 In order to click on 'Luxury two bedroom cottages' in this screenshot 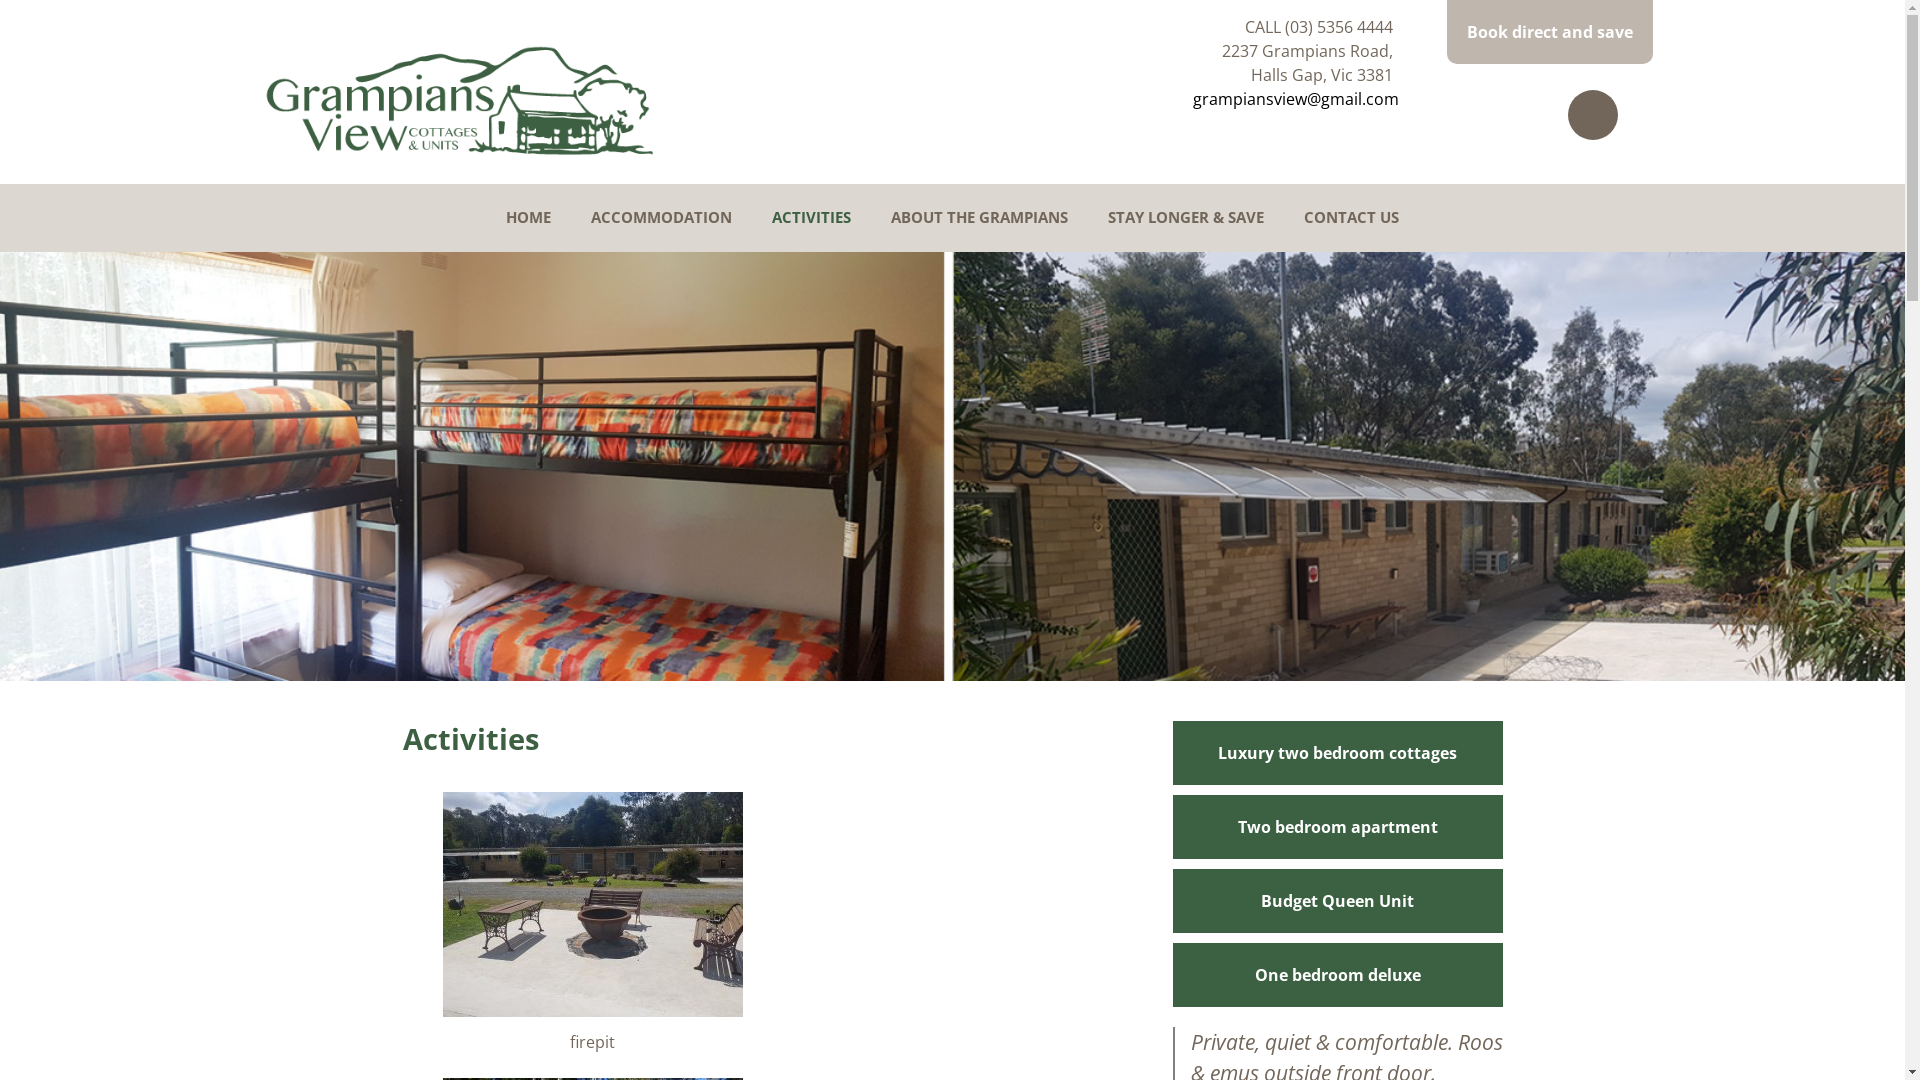, I will do `click(1337, 752)`.